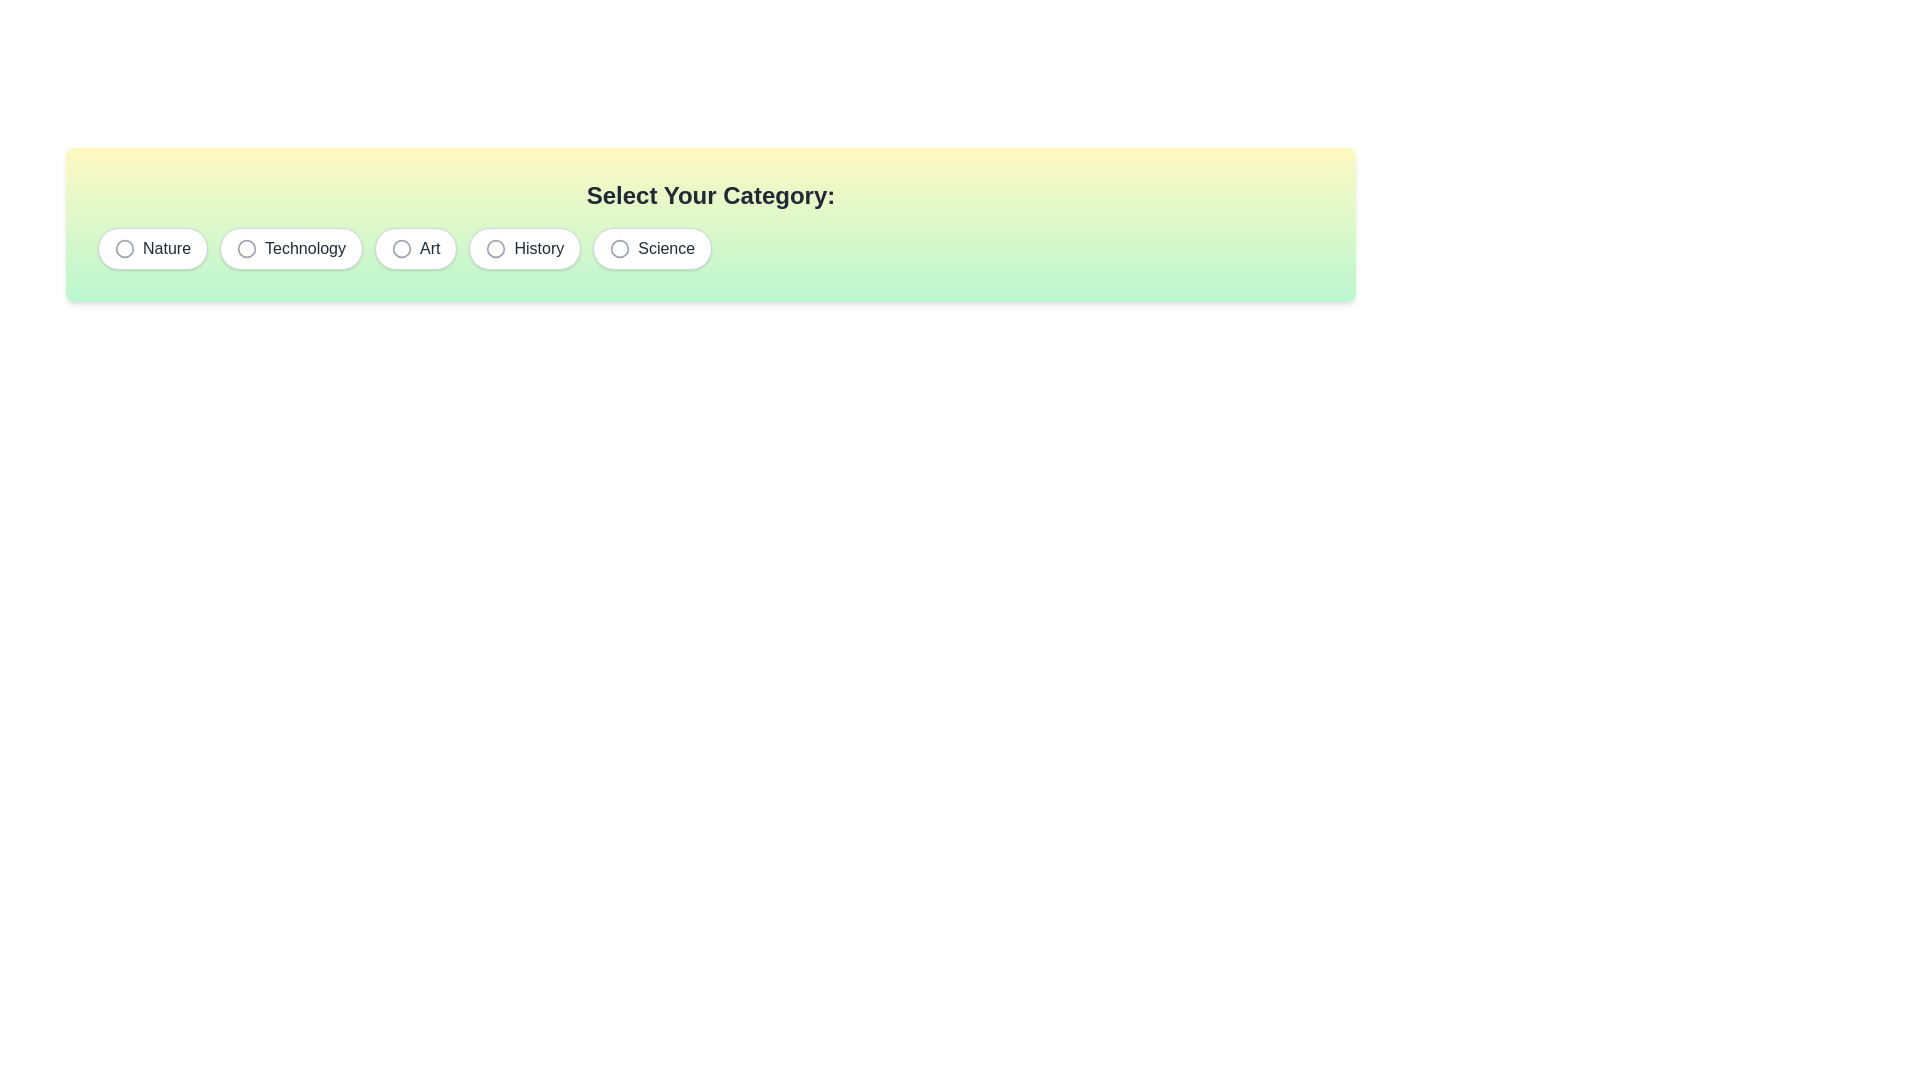 The width and height of the screenshot is (1920, 1080). What do you see at coordinates (415, 248) in the screenshot?
I see `the chip labeled Art` at bounding box center [415, 248].